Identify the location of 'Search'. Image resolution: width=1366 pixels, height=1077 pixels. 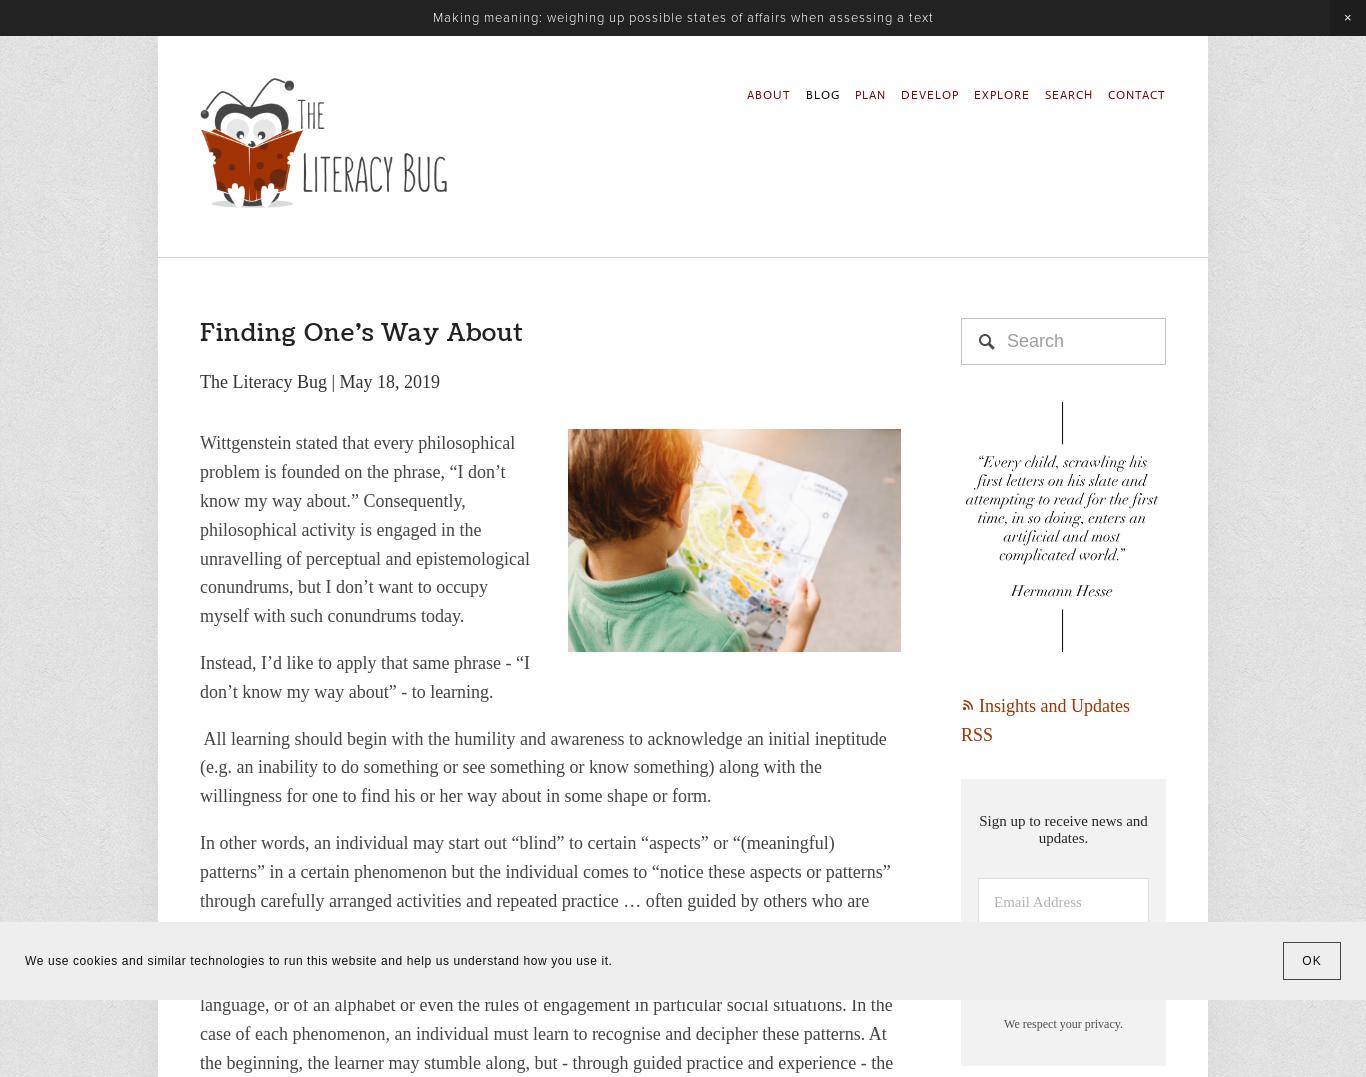
(218, 255).